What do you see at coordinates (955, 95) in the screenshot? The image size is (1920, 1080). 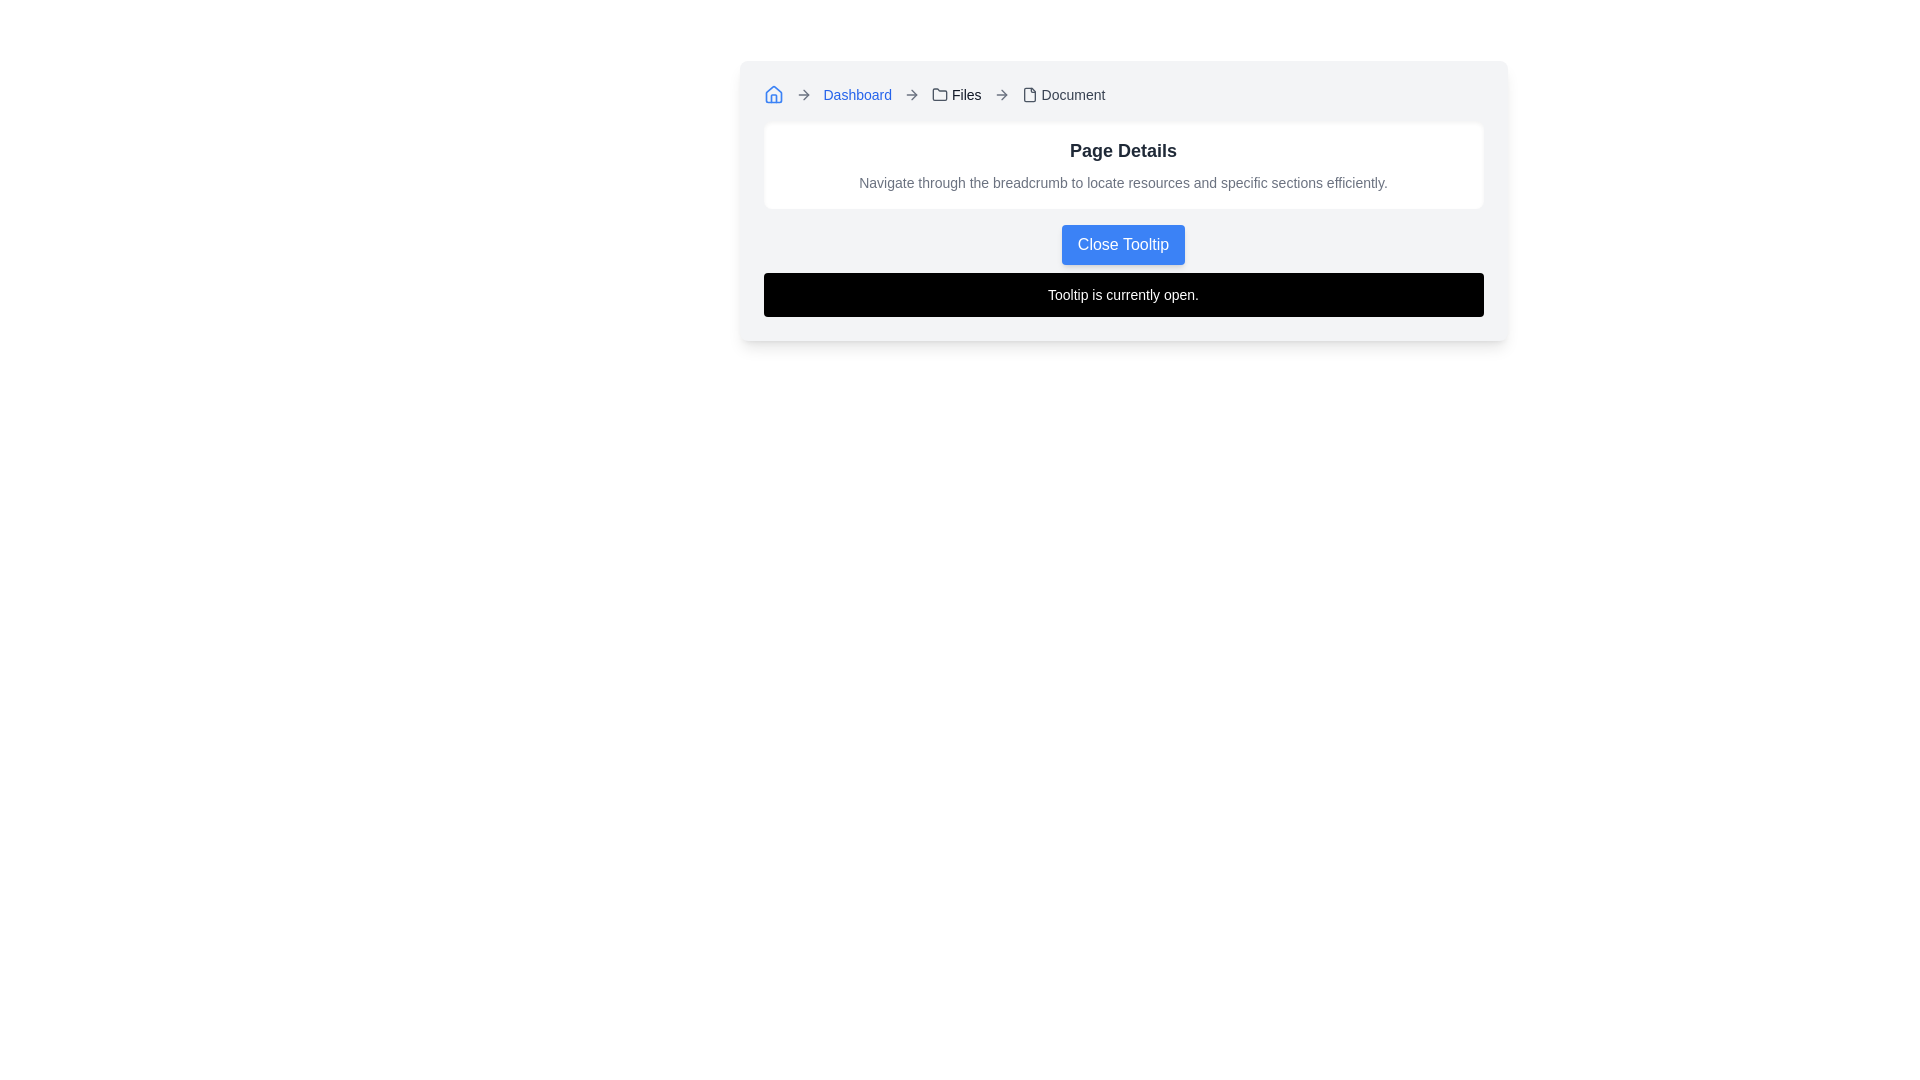 I see `the 'Files' breadcrumb link in the navigation` at bounding box center [955, 95].